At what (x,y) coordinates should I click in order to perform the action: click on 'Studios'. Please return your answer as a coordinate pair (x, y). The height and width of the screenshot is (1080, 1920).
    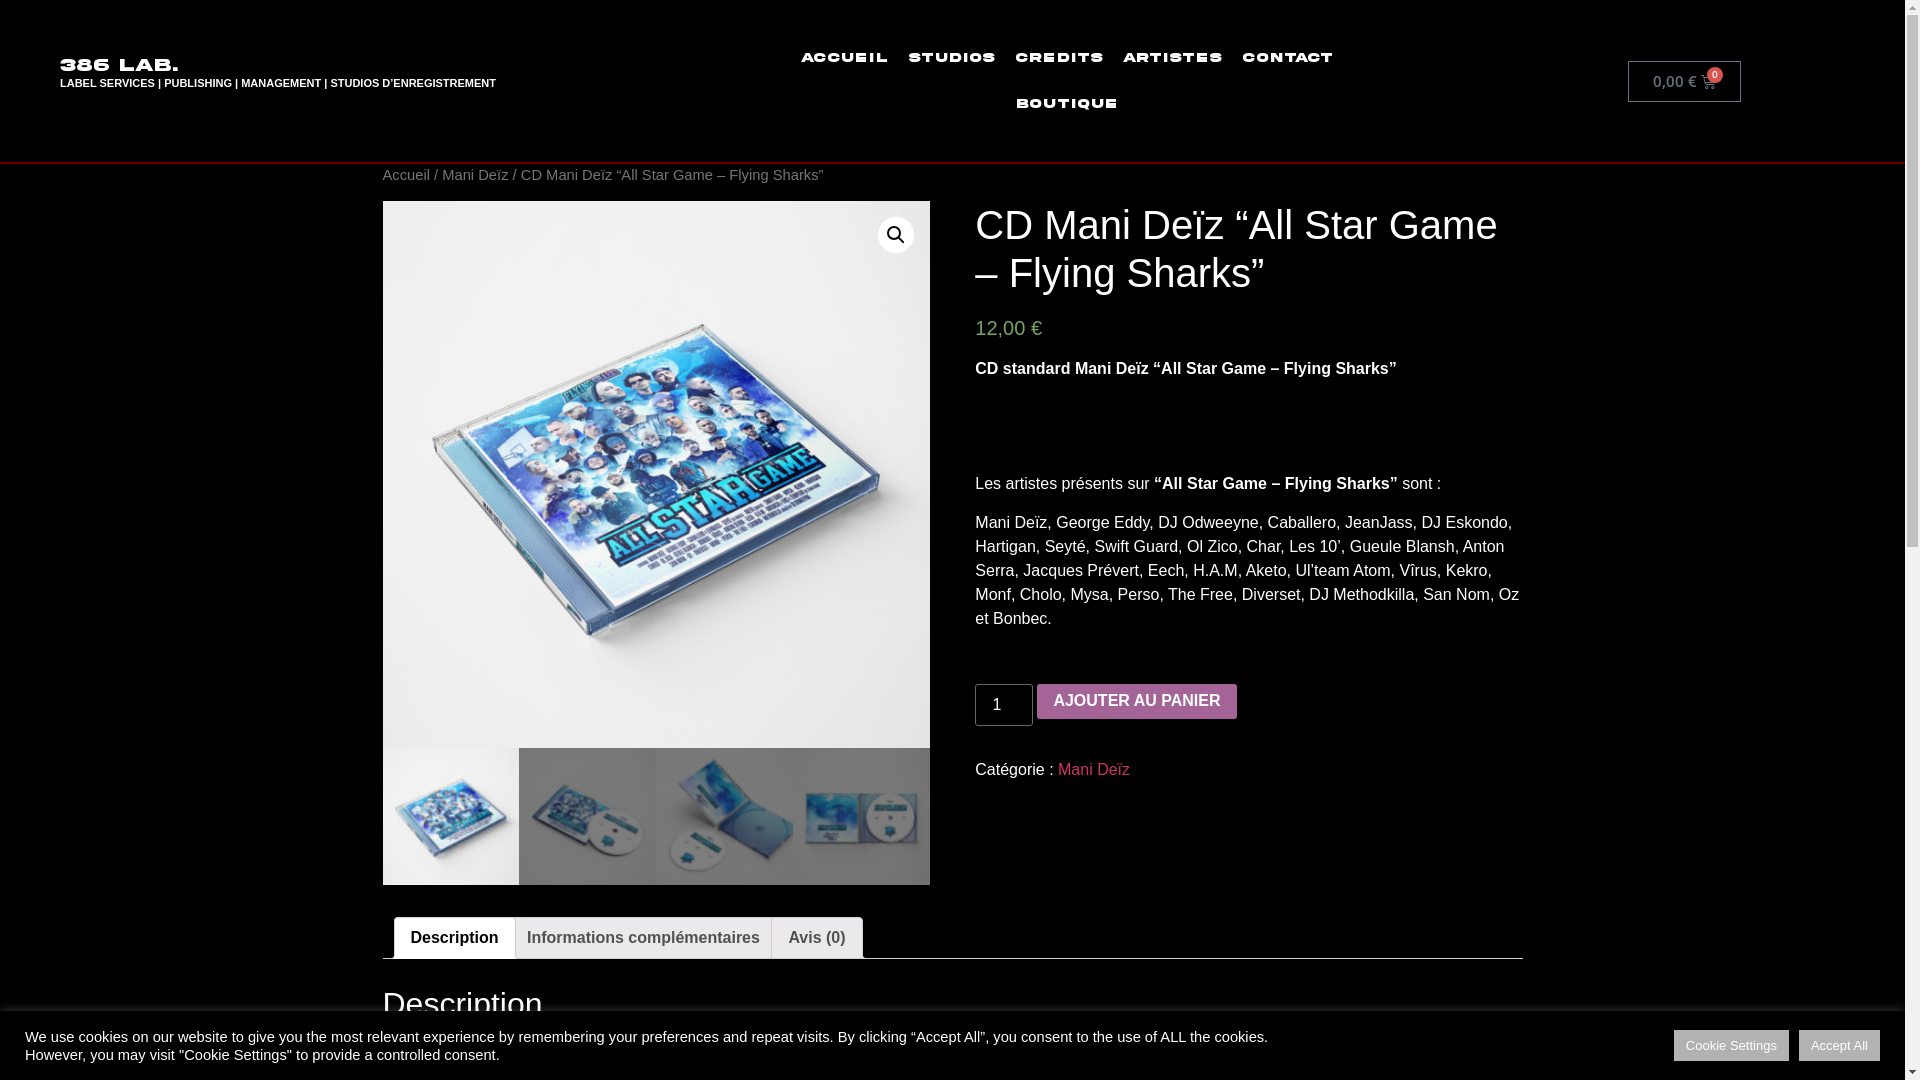
    Looking at the image, I should click on (950, 56).